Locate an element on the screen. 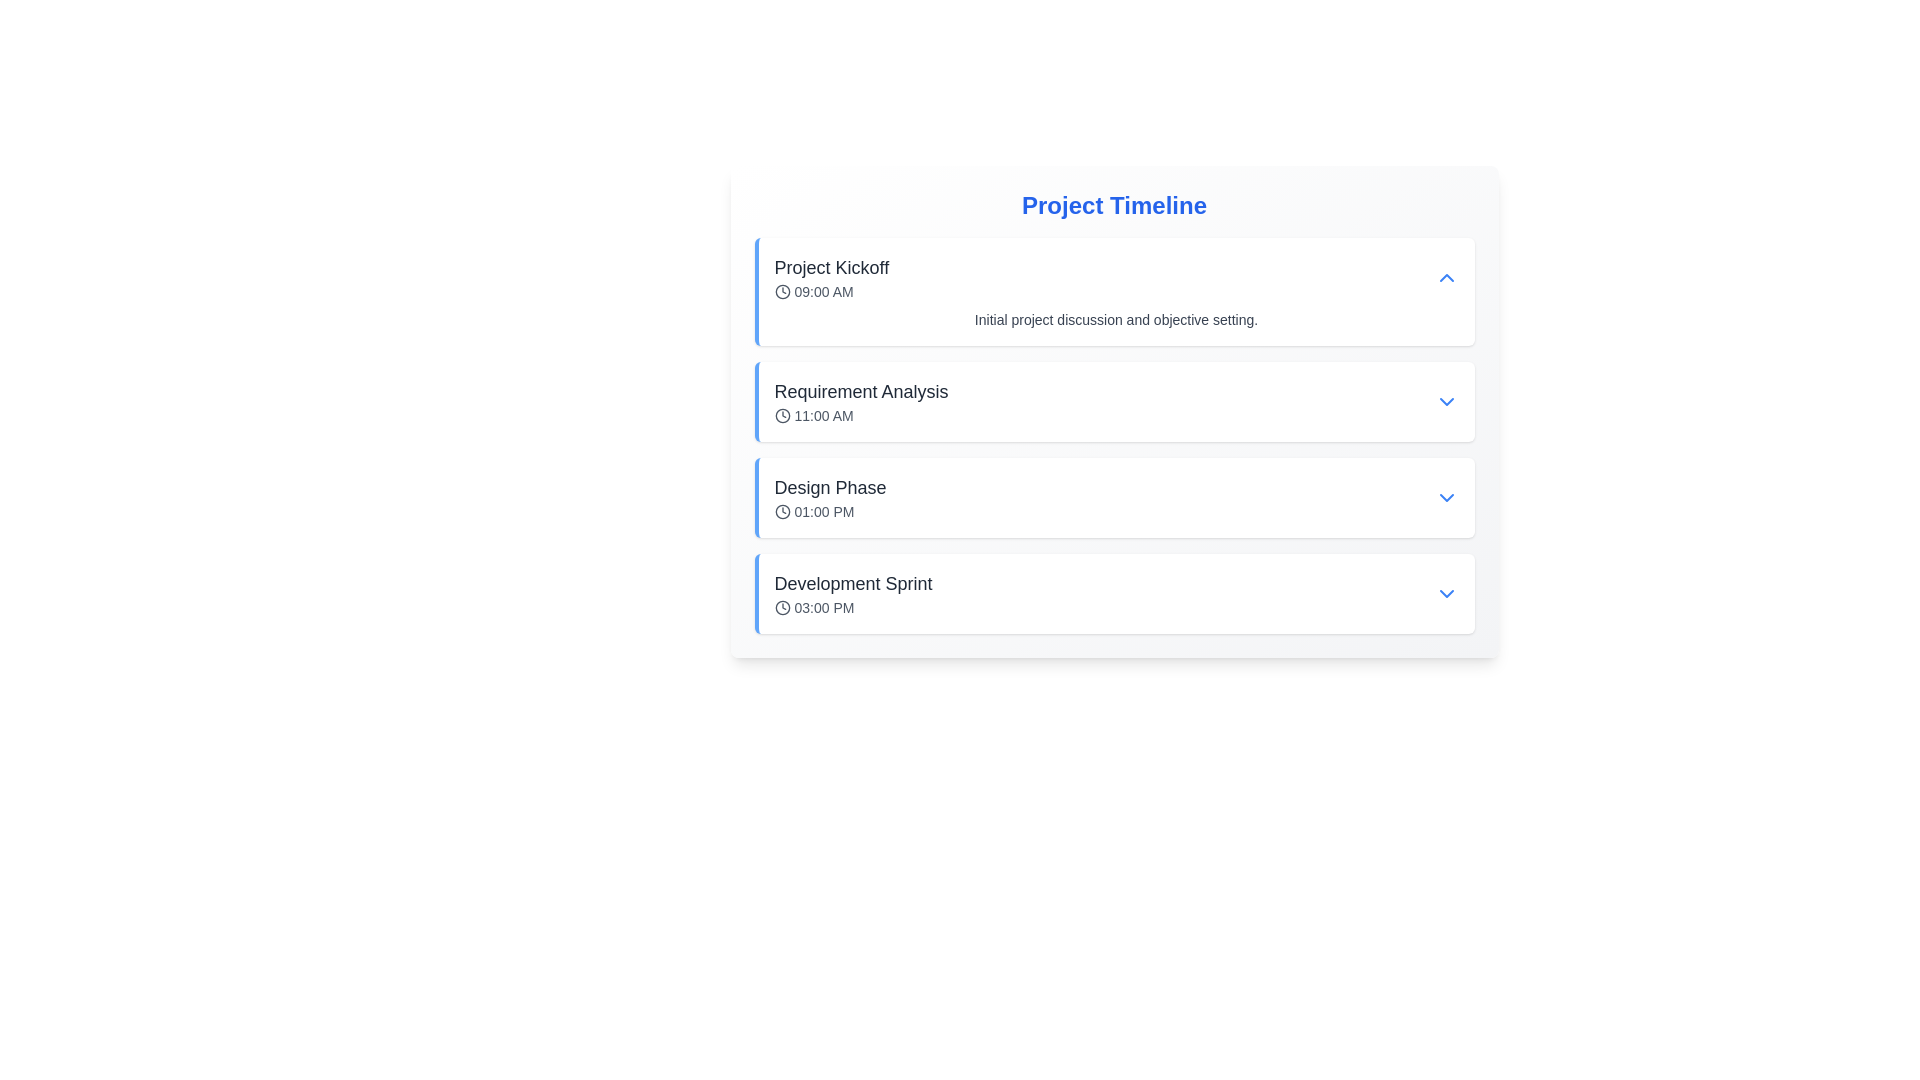 Image resolution: width=1920 pixels, height=1080 pixels. the fourth icon button adjacent to the 'Requirement Analysis 11:00 AM' section is located at coordinates (1446, 401).